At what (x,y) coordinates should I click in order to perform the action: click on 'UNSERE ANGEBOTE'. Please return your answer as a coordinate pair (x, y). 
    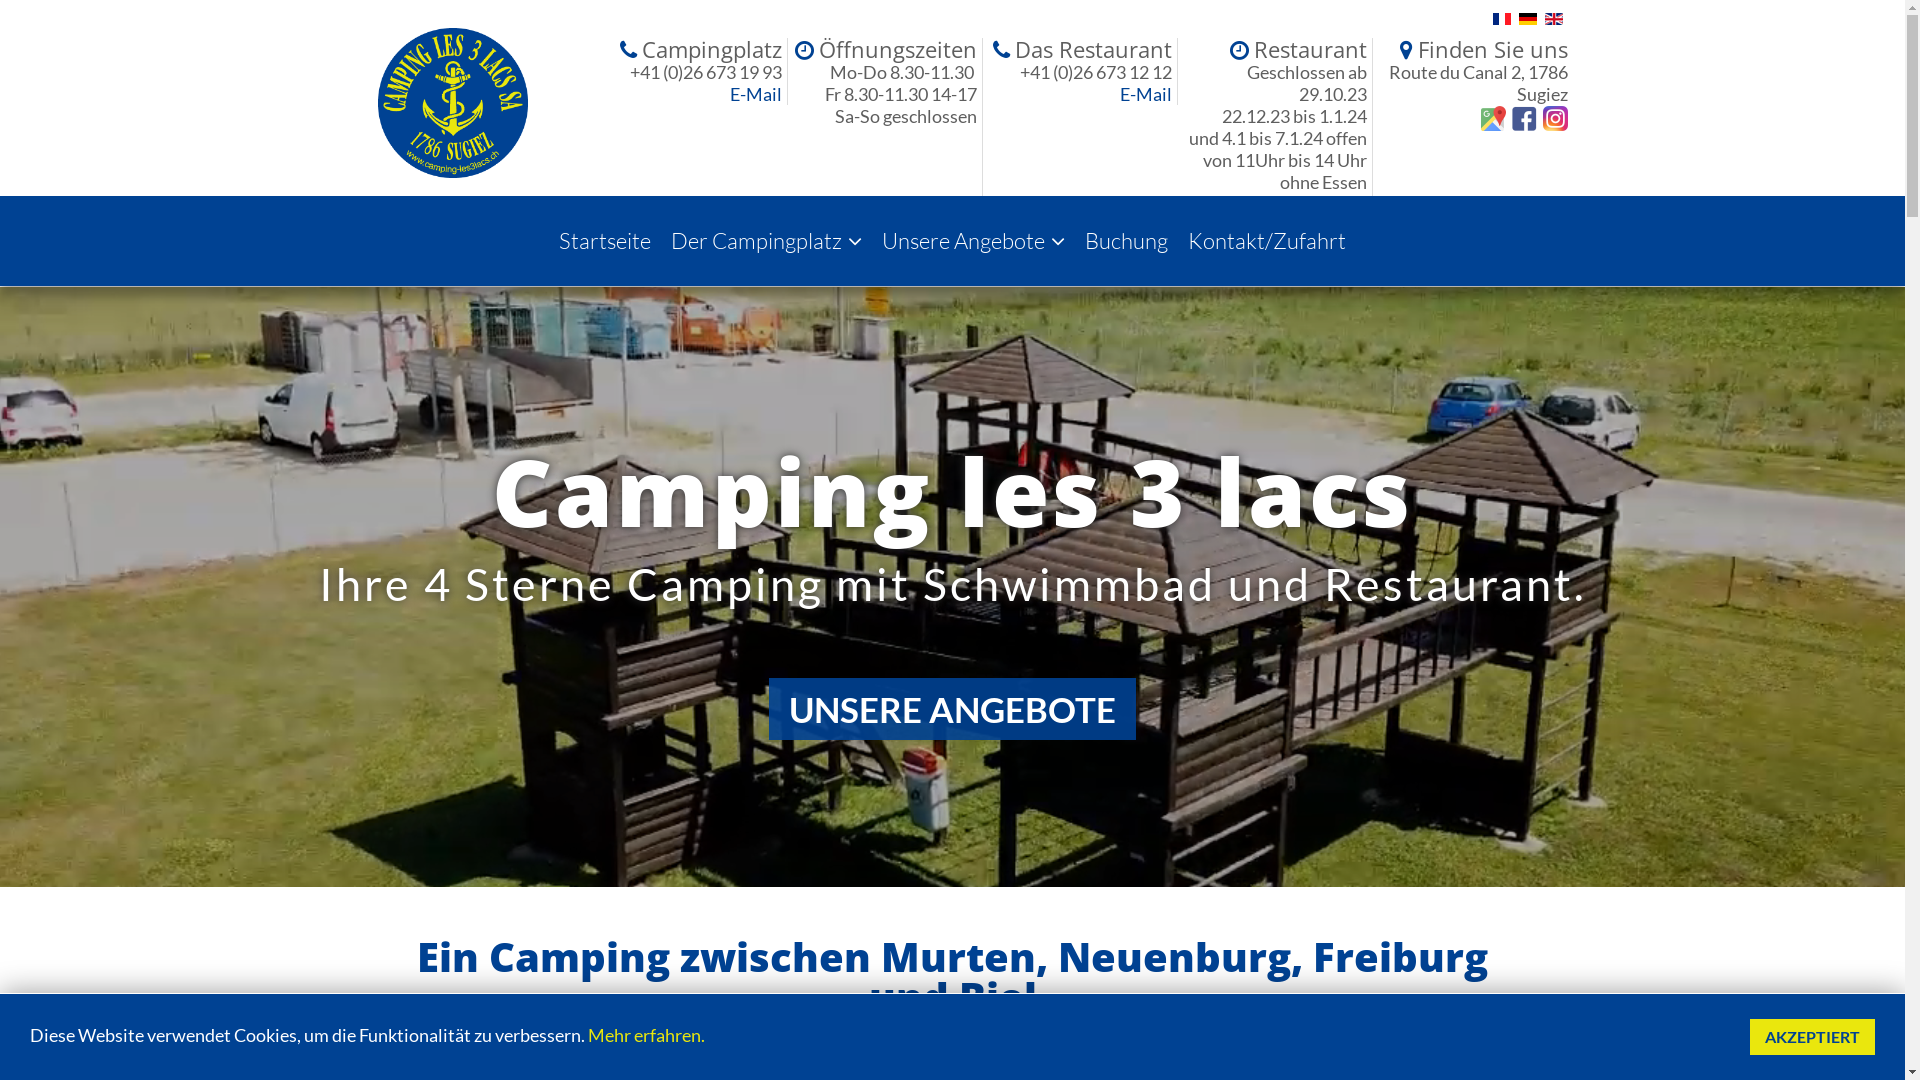
    Looking at the image, I should click on (951, 708).